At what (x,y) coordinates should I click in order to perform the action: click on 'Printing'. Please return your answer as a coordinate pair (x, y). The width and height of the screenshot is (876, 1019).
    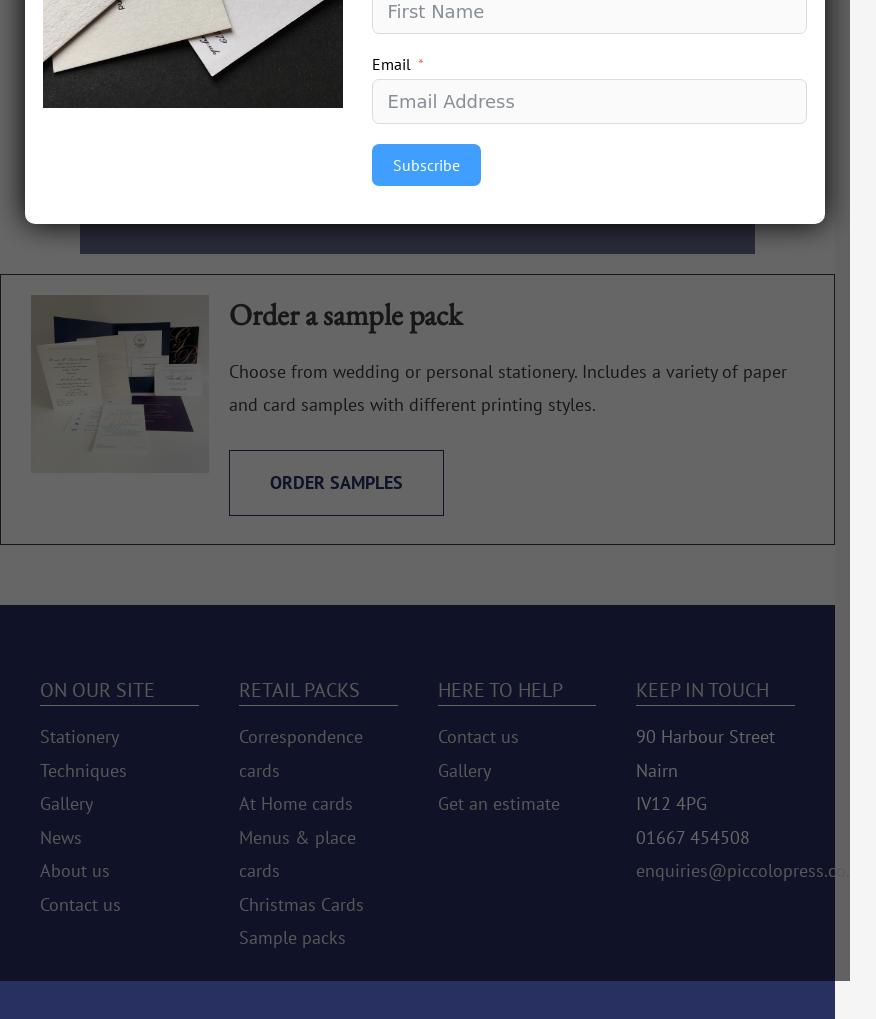
    Looking at the image, I should click on (171, 78).